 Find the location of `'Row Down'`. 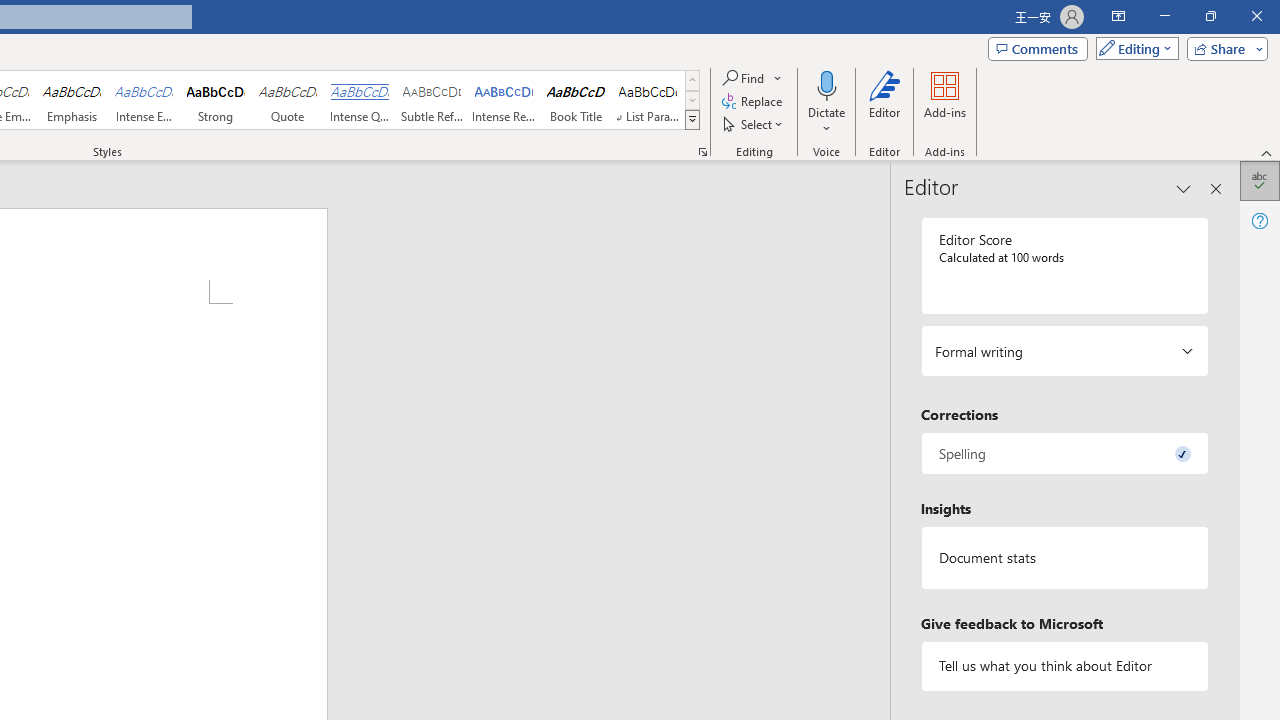

'Row Down' is located at coordinates (692, 100).